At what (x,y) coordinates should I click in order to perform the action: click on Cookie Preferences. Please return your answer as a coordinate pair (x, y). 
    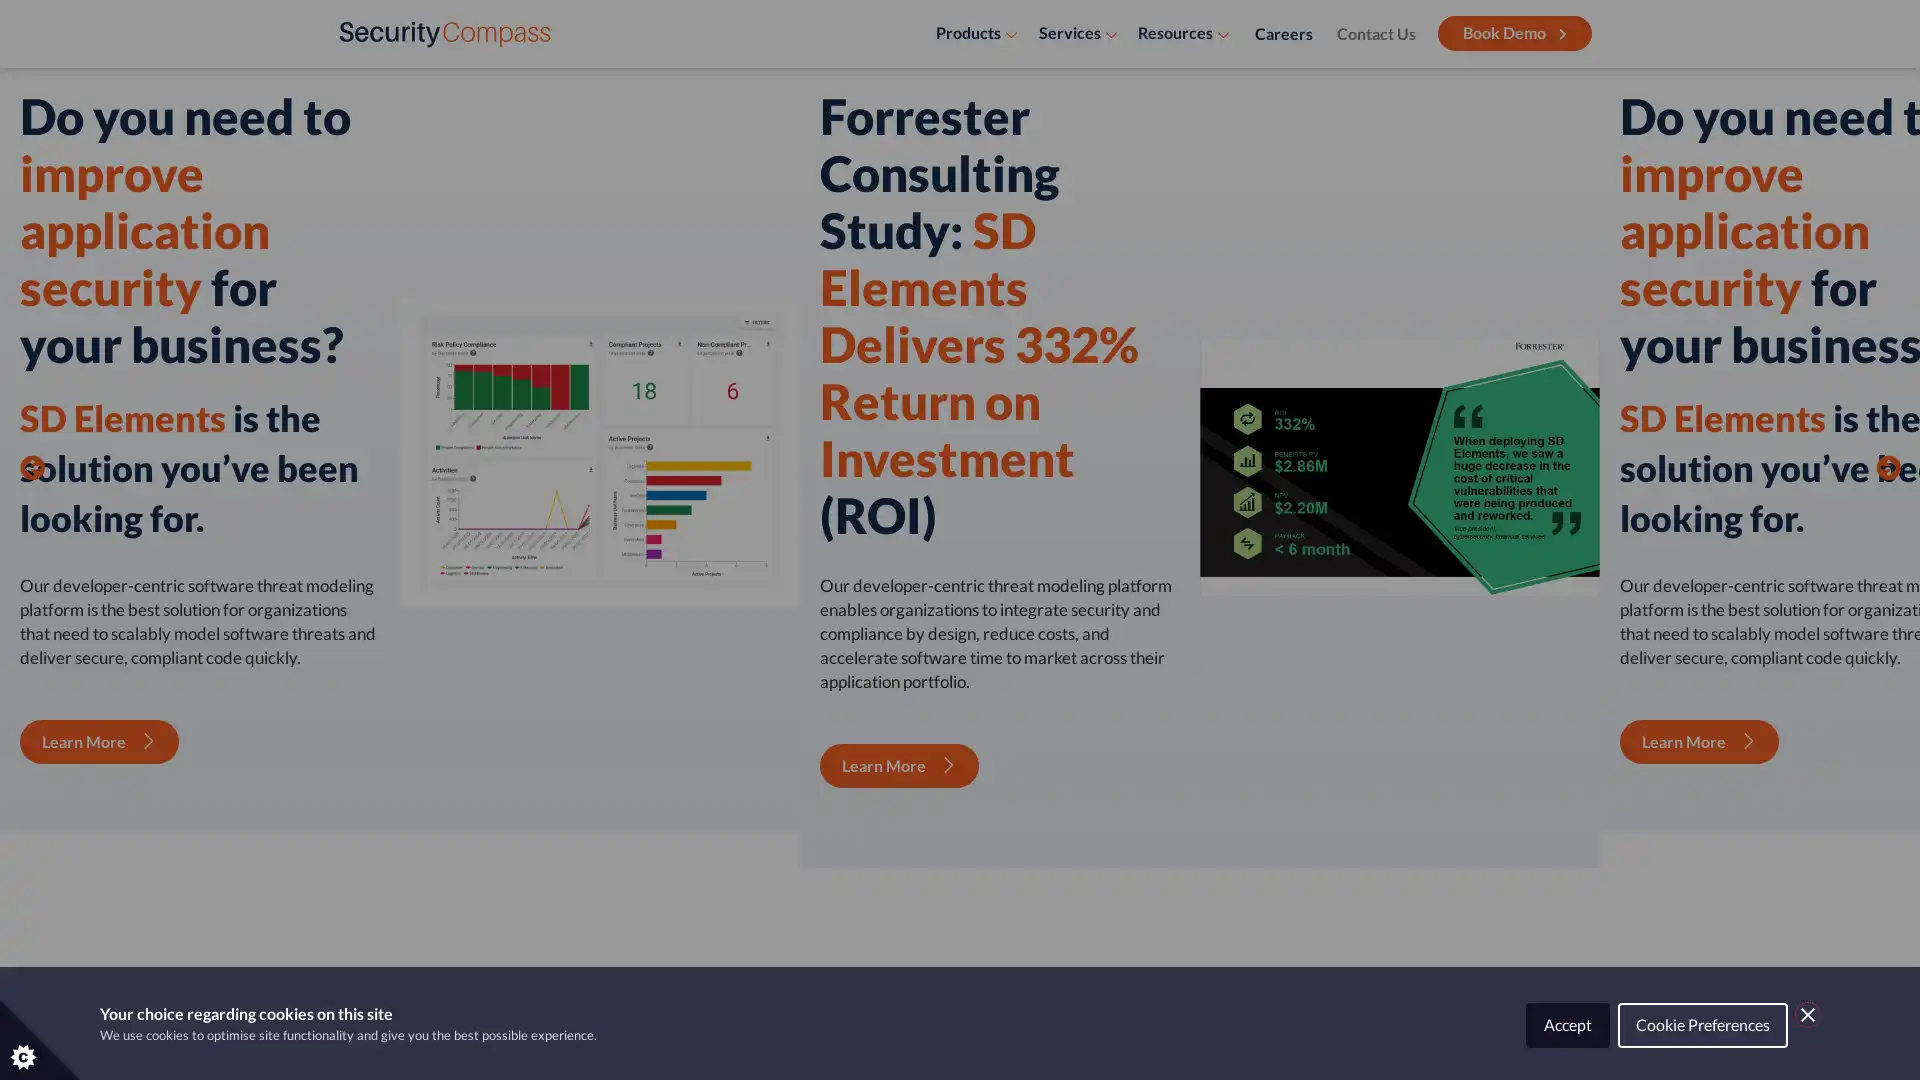
    Looking at the image, I should click on (1702, 1025).